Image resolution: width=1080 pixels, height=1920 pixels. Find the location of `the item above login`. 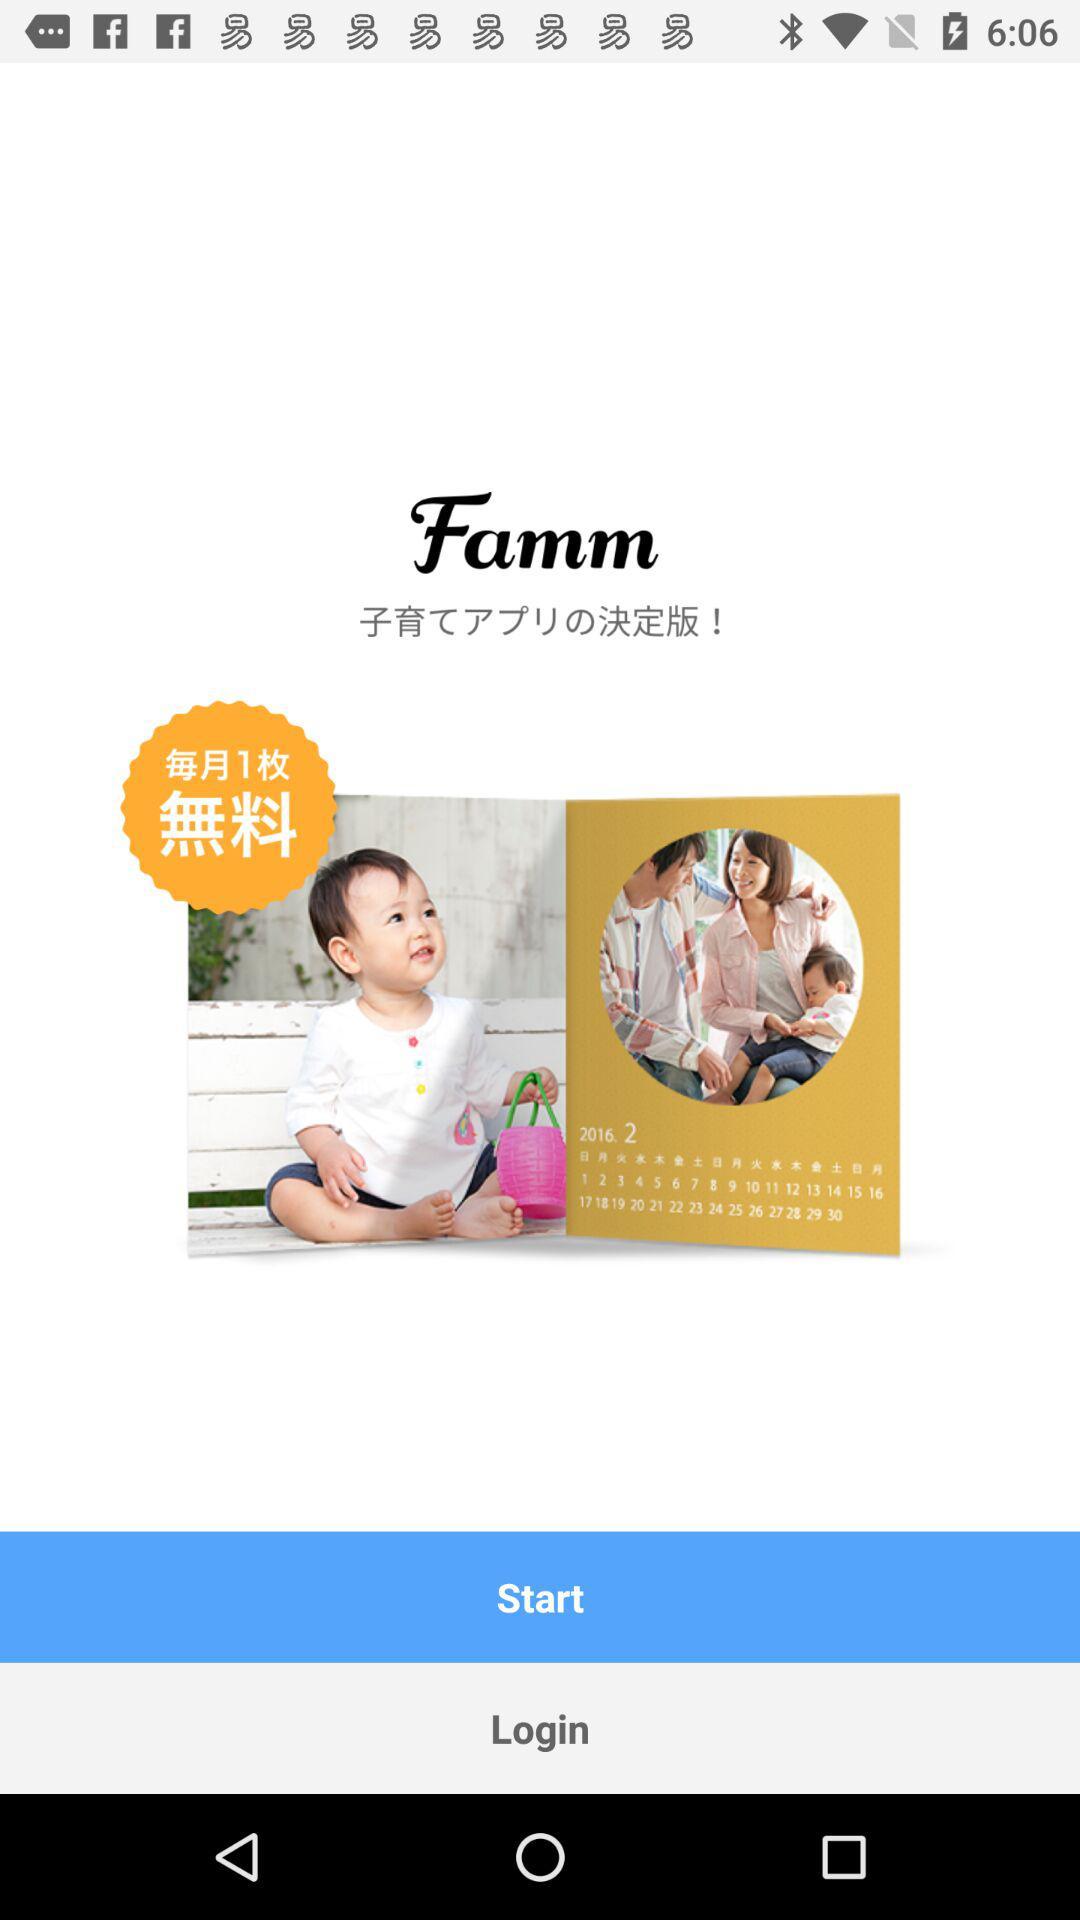

the item above login is located at coordinates (540, 1596).